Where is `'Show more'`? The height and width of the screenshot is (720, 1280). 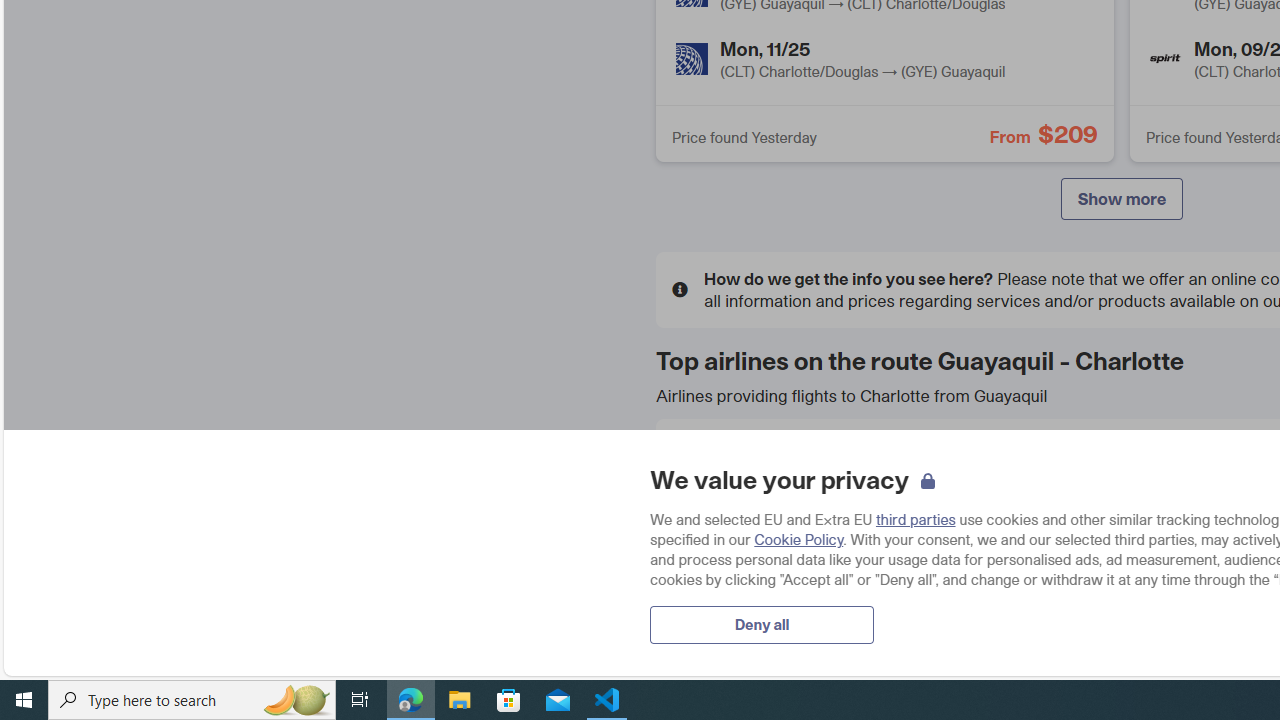
'Show more' is located at coordinates (1121, 199).